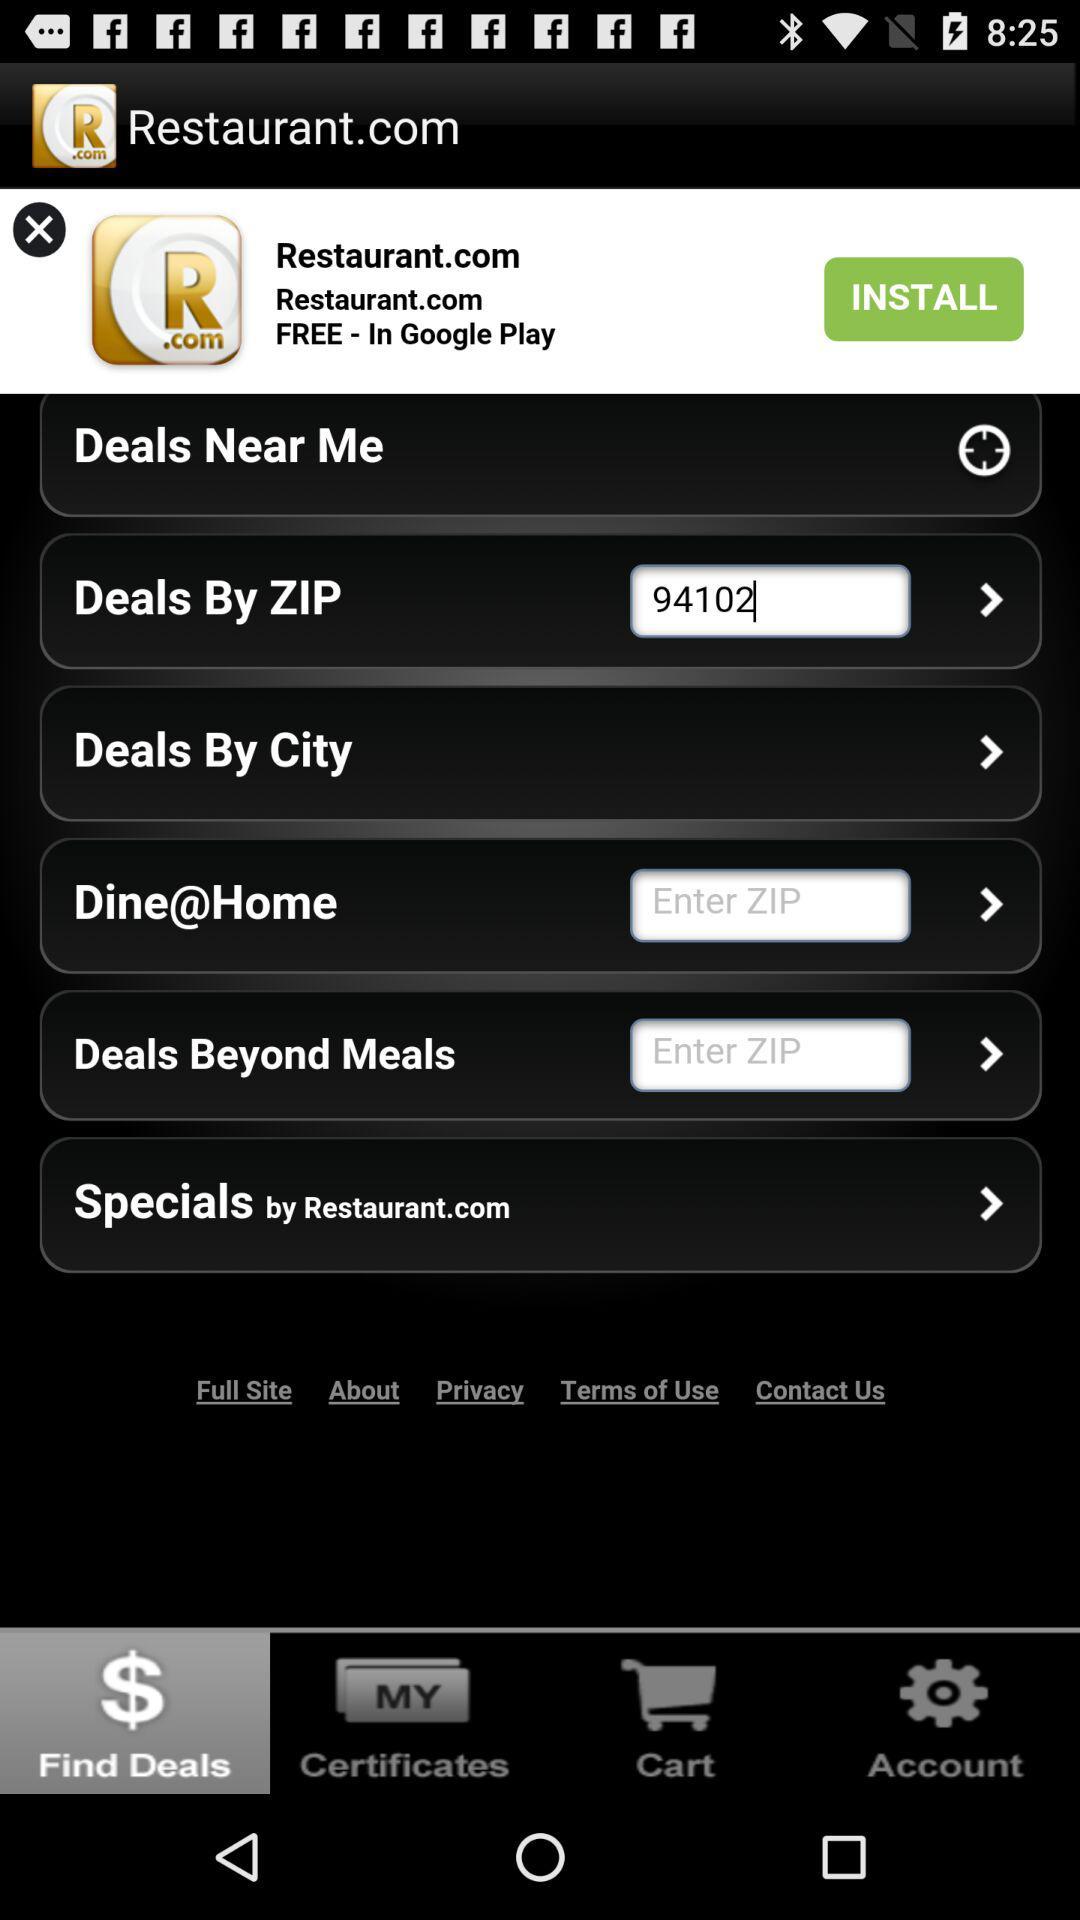  I want to click on the videocam icon, so click(405, 1830).